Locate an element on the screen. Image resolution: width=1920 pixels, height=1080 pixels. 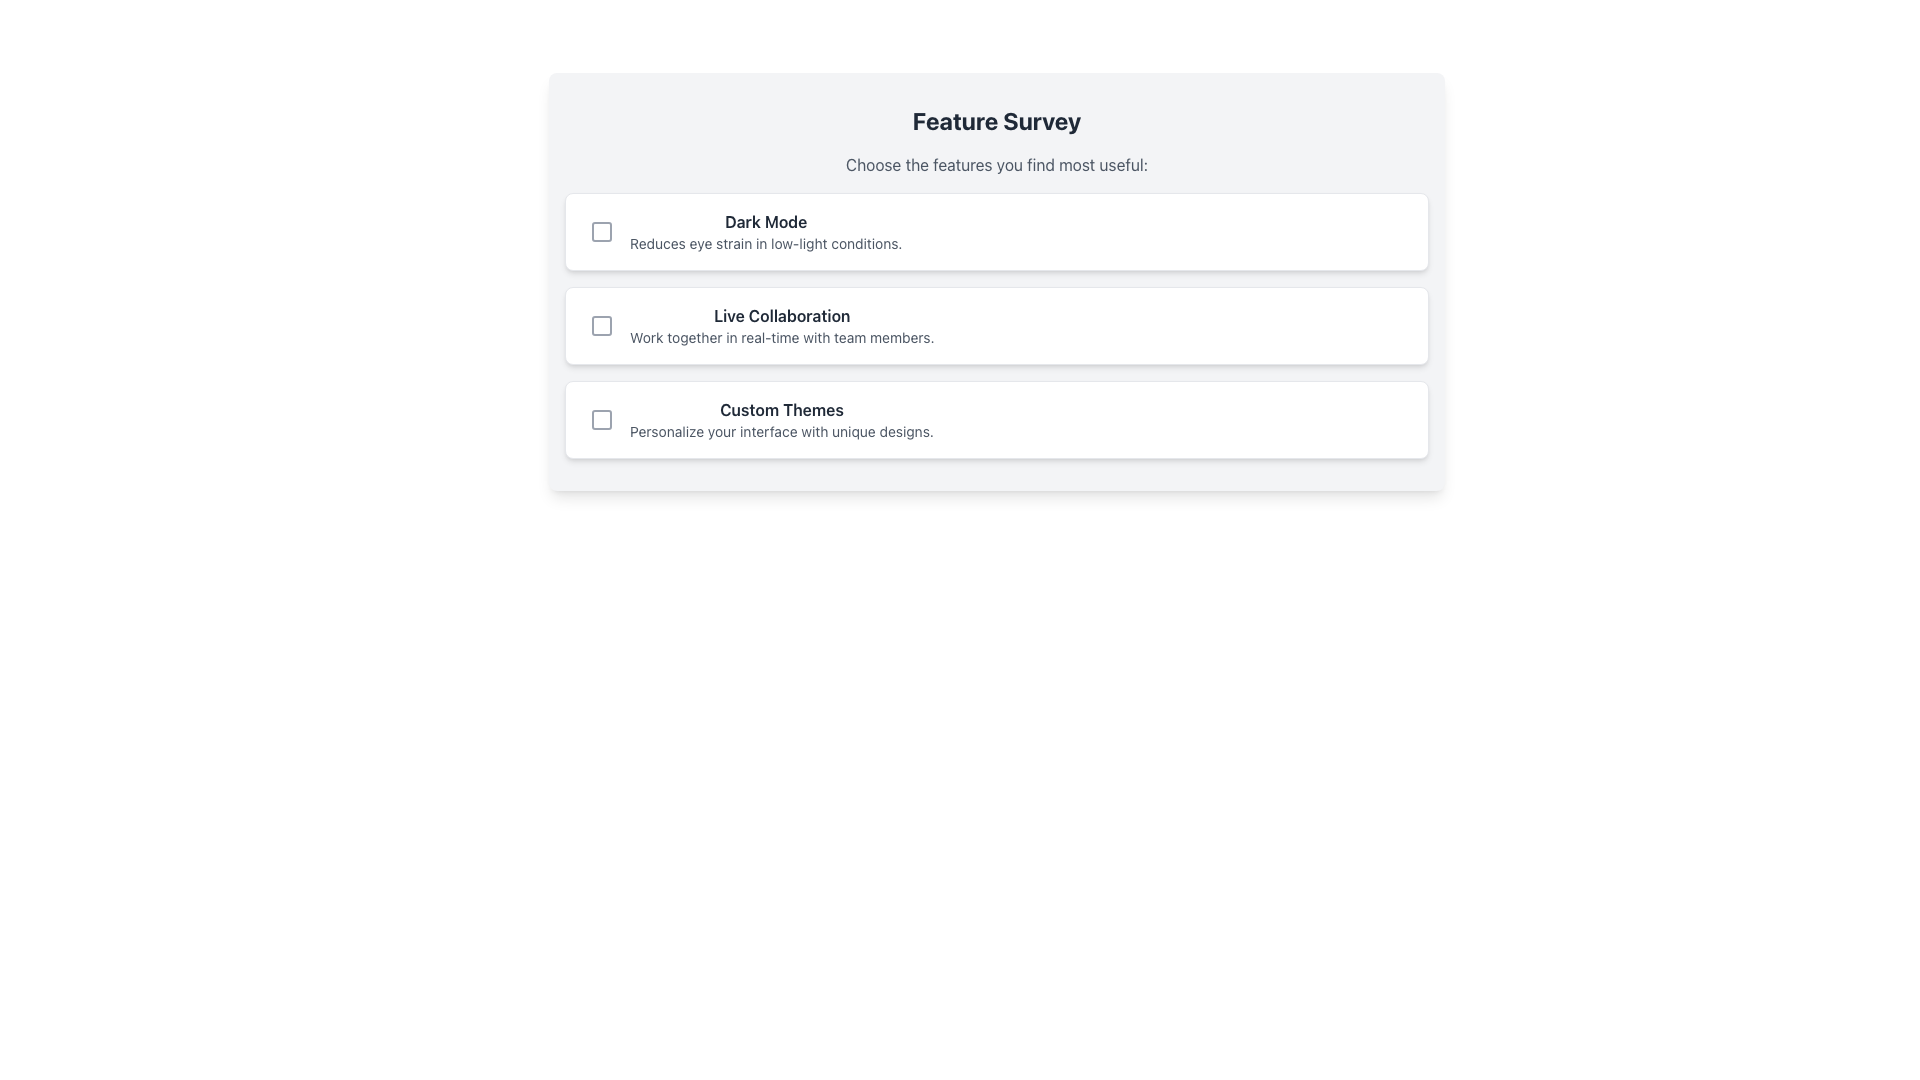
the SVG-based checkbox for 'Custom Themes', which is a square-shaped icon with a light grey rounded rectangular border is located at coordinates (600, 419).